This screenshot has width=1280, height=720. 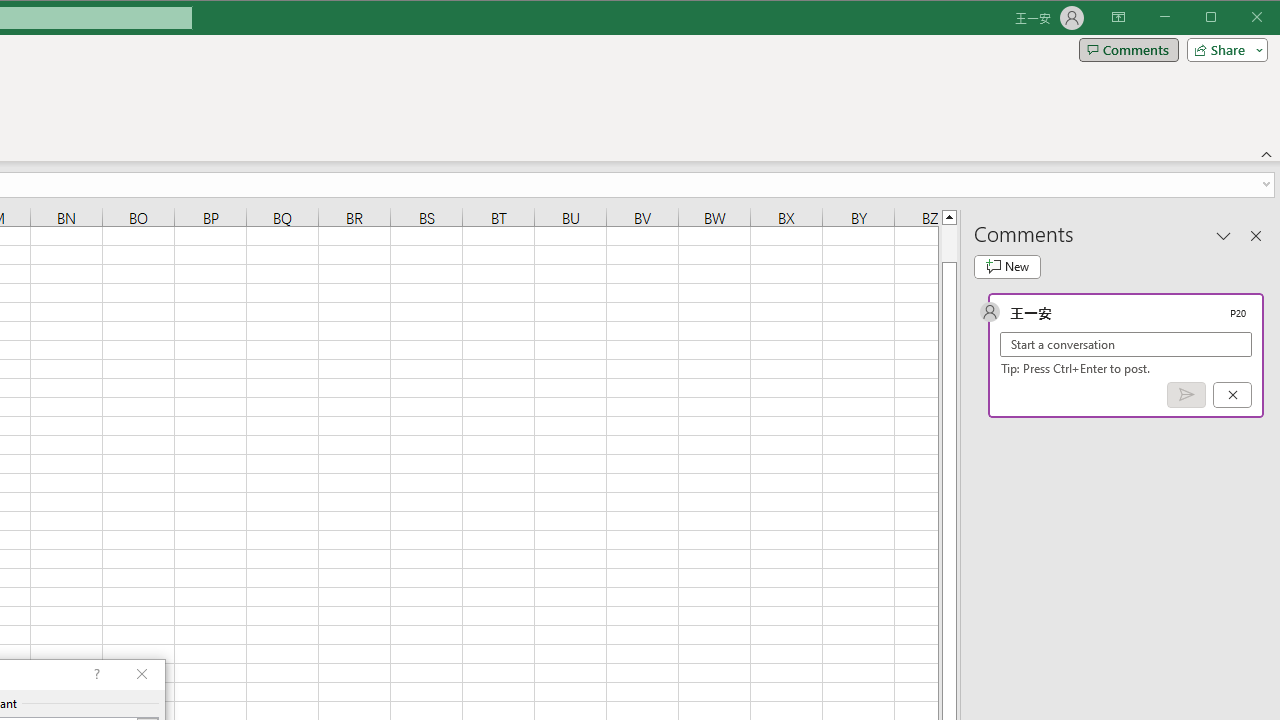 What do you see at coordinates (1261, 19) in the screenshot?
I see `'Close'` at bounding box center [1261, 19].